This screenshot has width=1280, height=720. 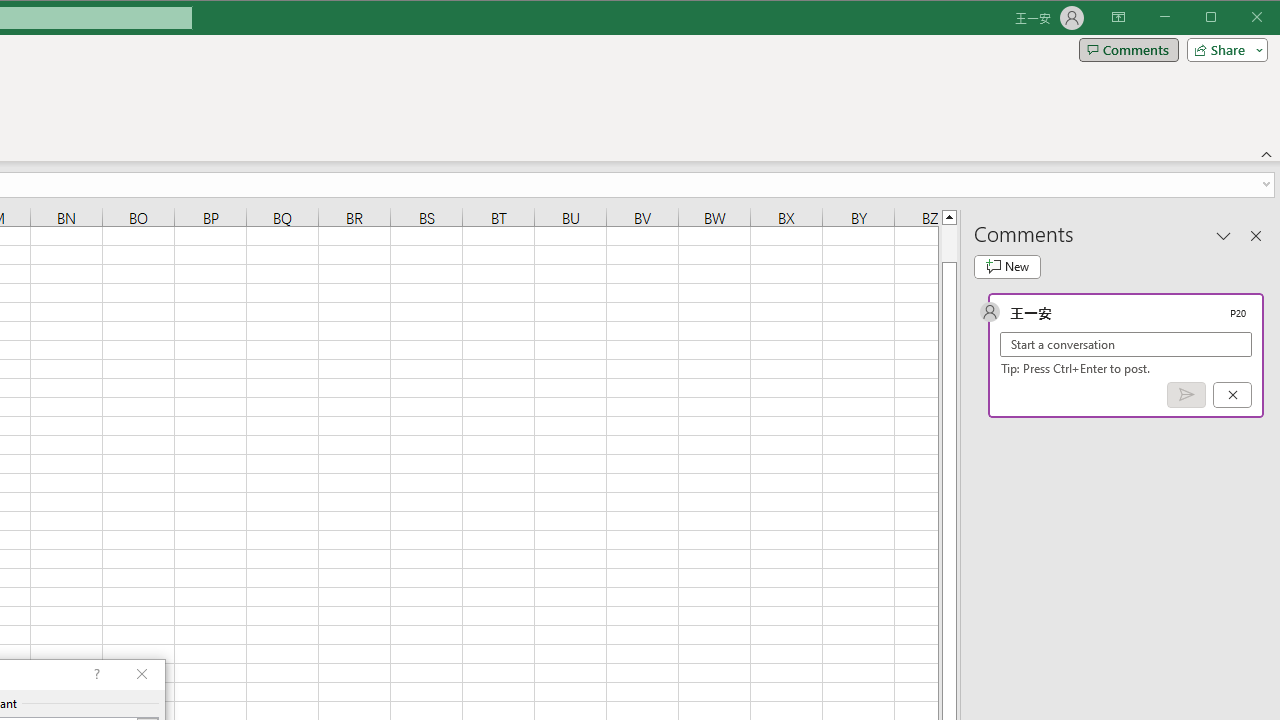 What do you see at coordinates (1261, 19) in the screenshot?
I see `'Close'` at bounding box center [1261, 19].